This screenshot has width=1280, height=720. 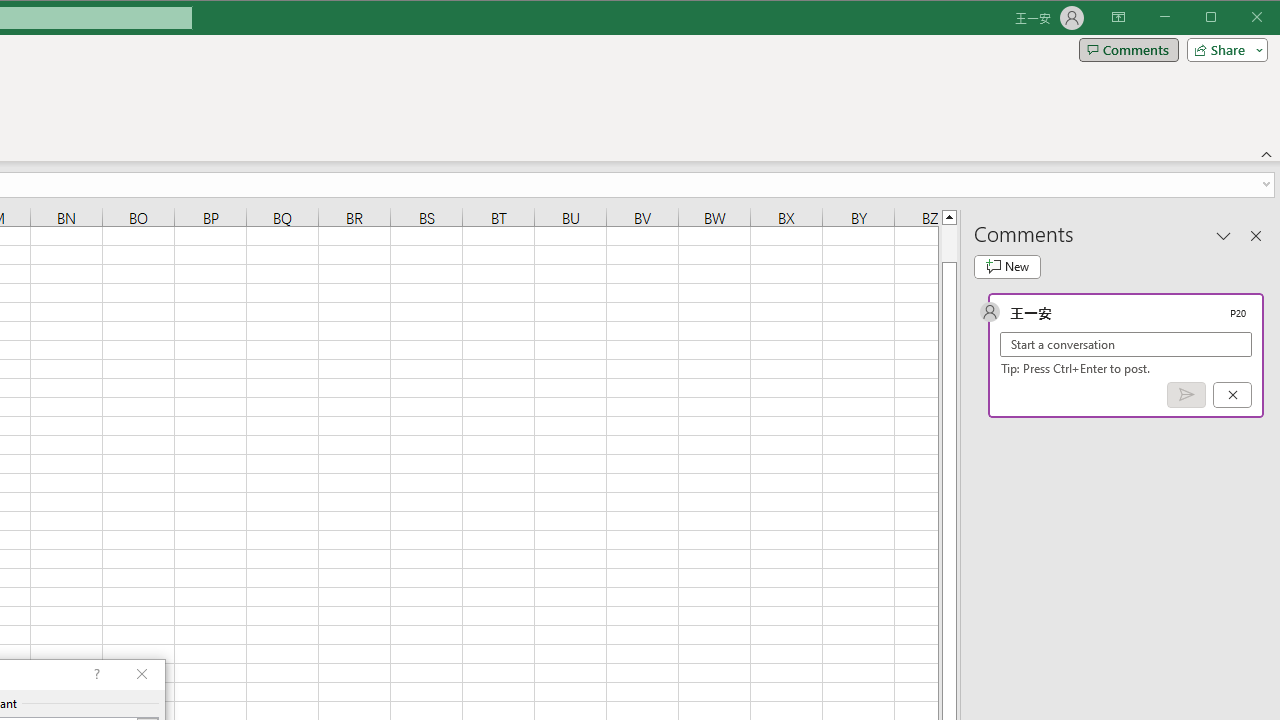 What do you see at coordinates (1261, 19) in the screenshot?
I see `'Close'` at bounding box center [1261, 19].